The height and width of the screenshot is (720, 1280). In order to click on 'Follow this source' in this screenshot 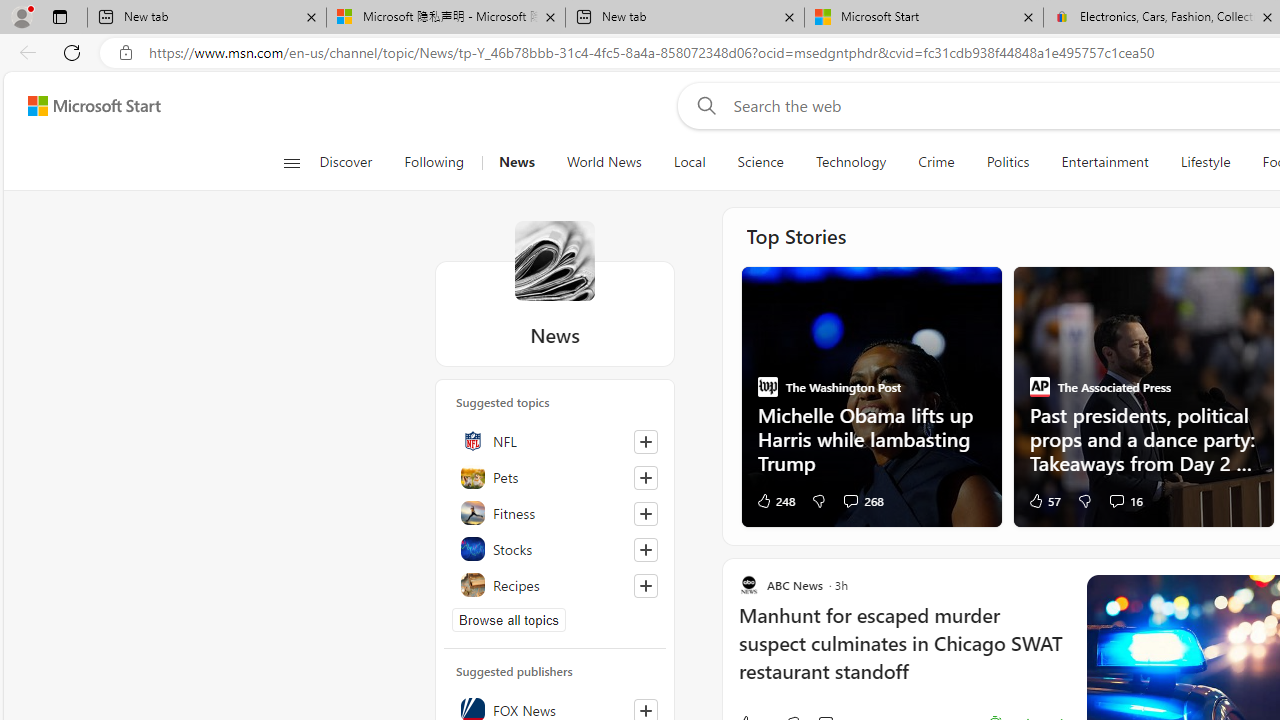, I will do `click(645, 710)`.